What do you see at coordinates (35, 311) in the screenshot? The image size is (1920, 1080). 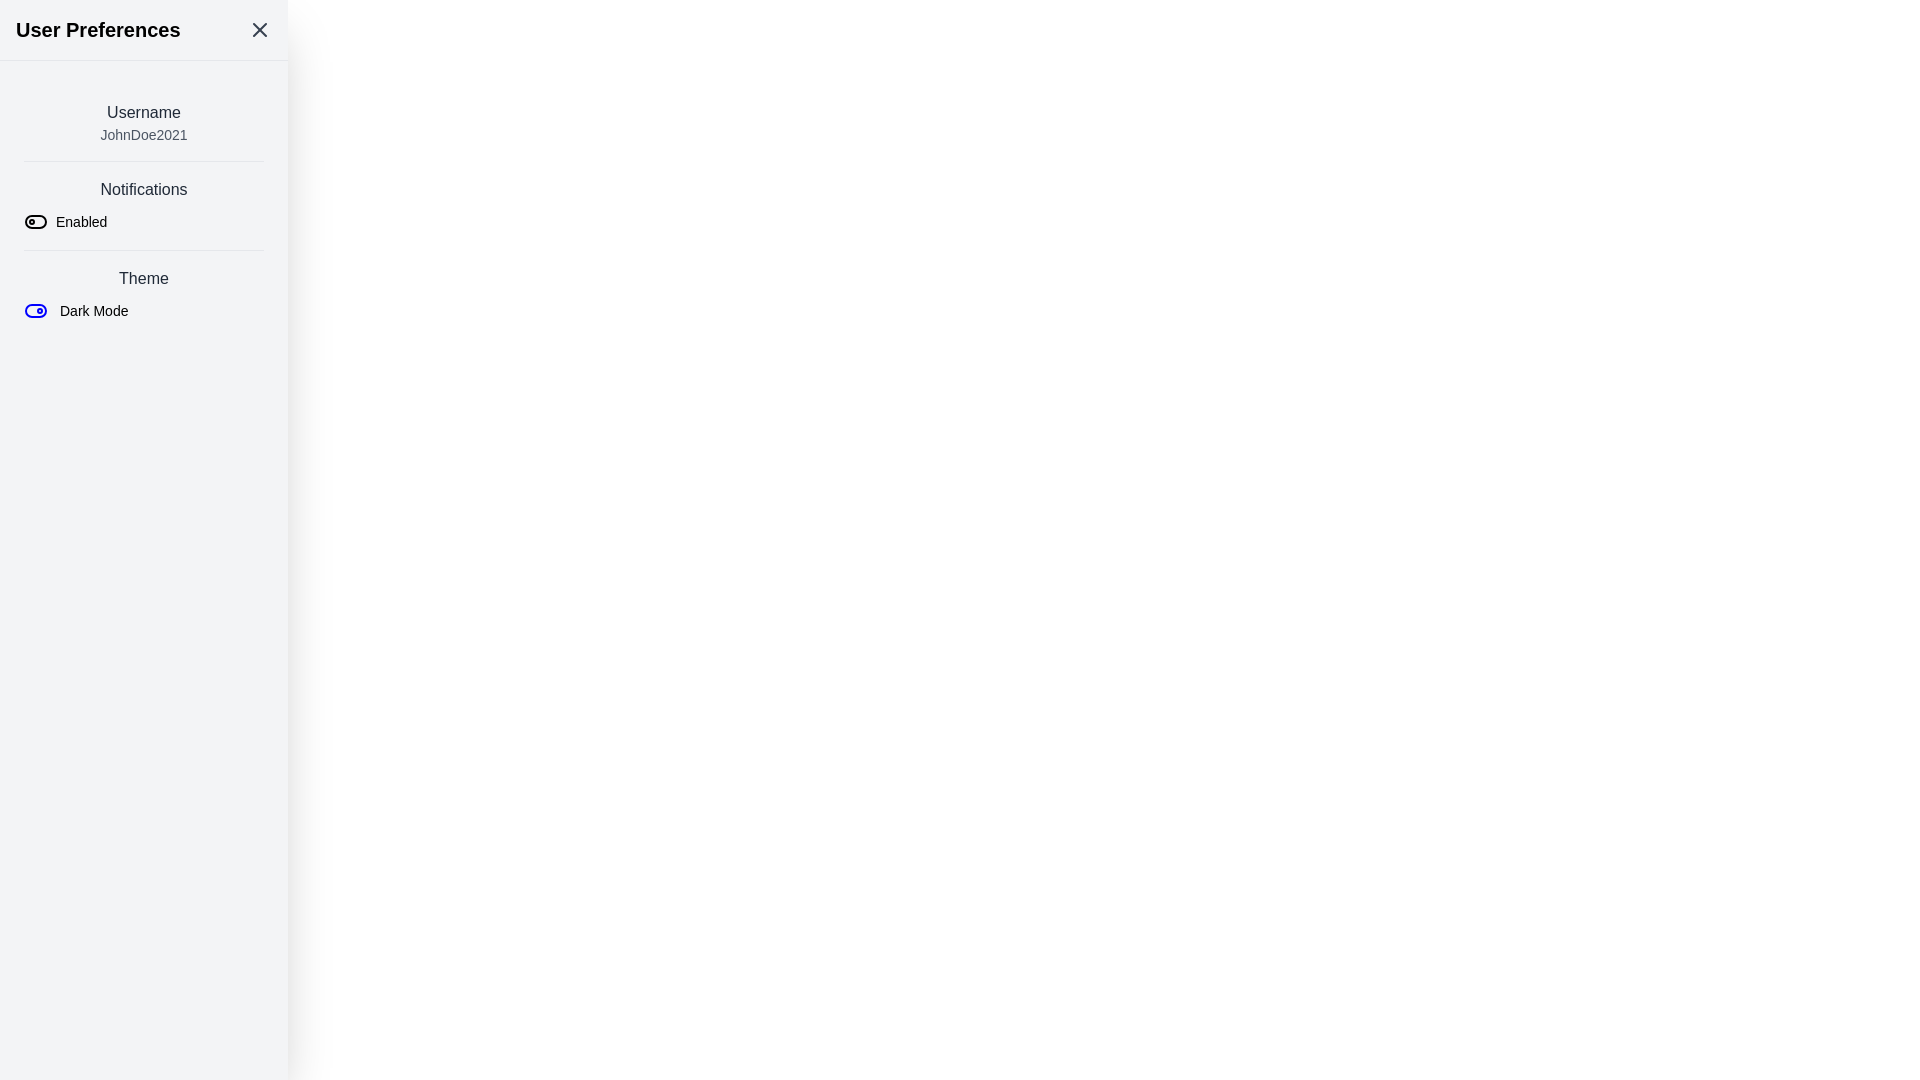 I see `the Toggle switch background in the 'Theme' section` at bounding box center [35, 311].